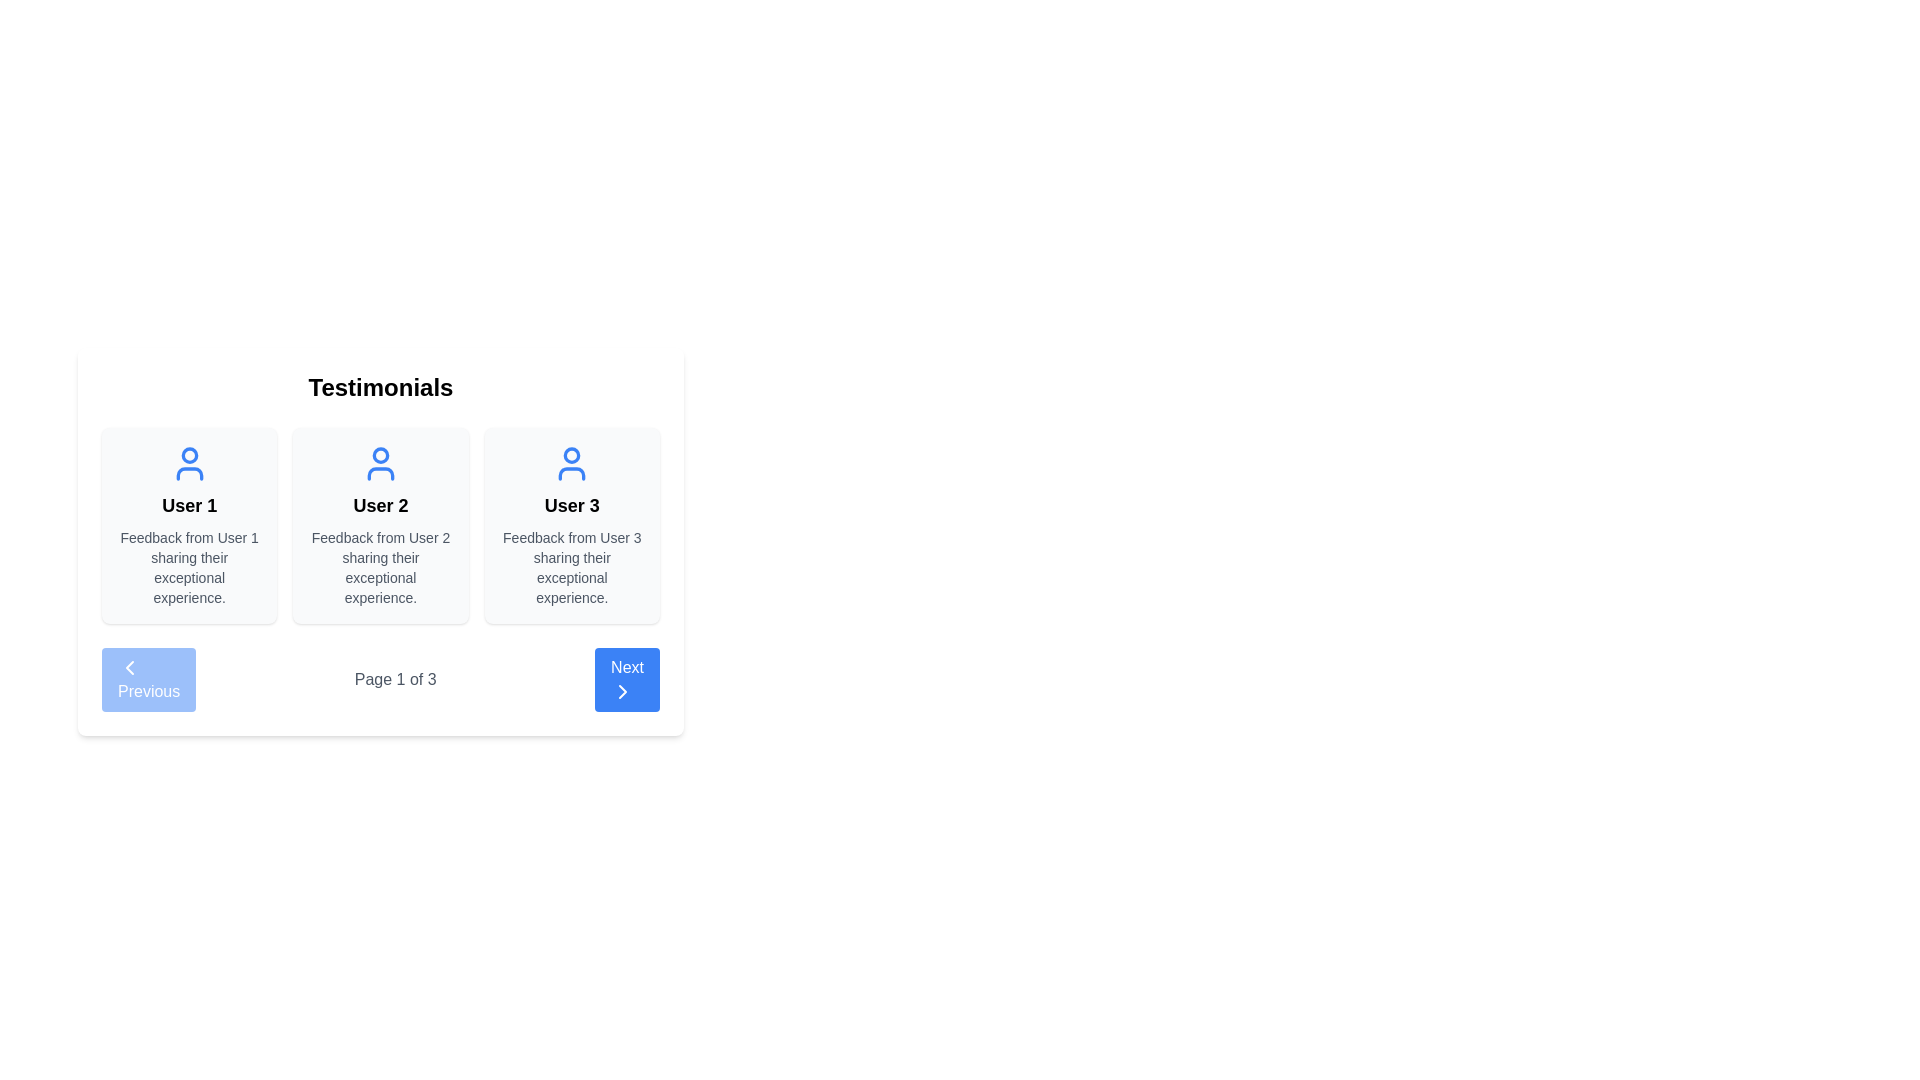 This screenshot has width=1920, height=1080. Describe the element at coordinates (148, 678) in the screenshot. I see `the 'Previous' button, which is a rectangular button with a blue background and white text, displaying the label 'Previous' with a left-pointing chevron symbol, located in the bottom-left section of the pagination control` at that location.